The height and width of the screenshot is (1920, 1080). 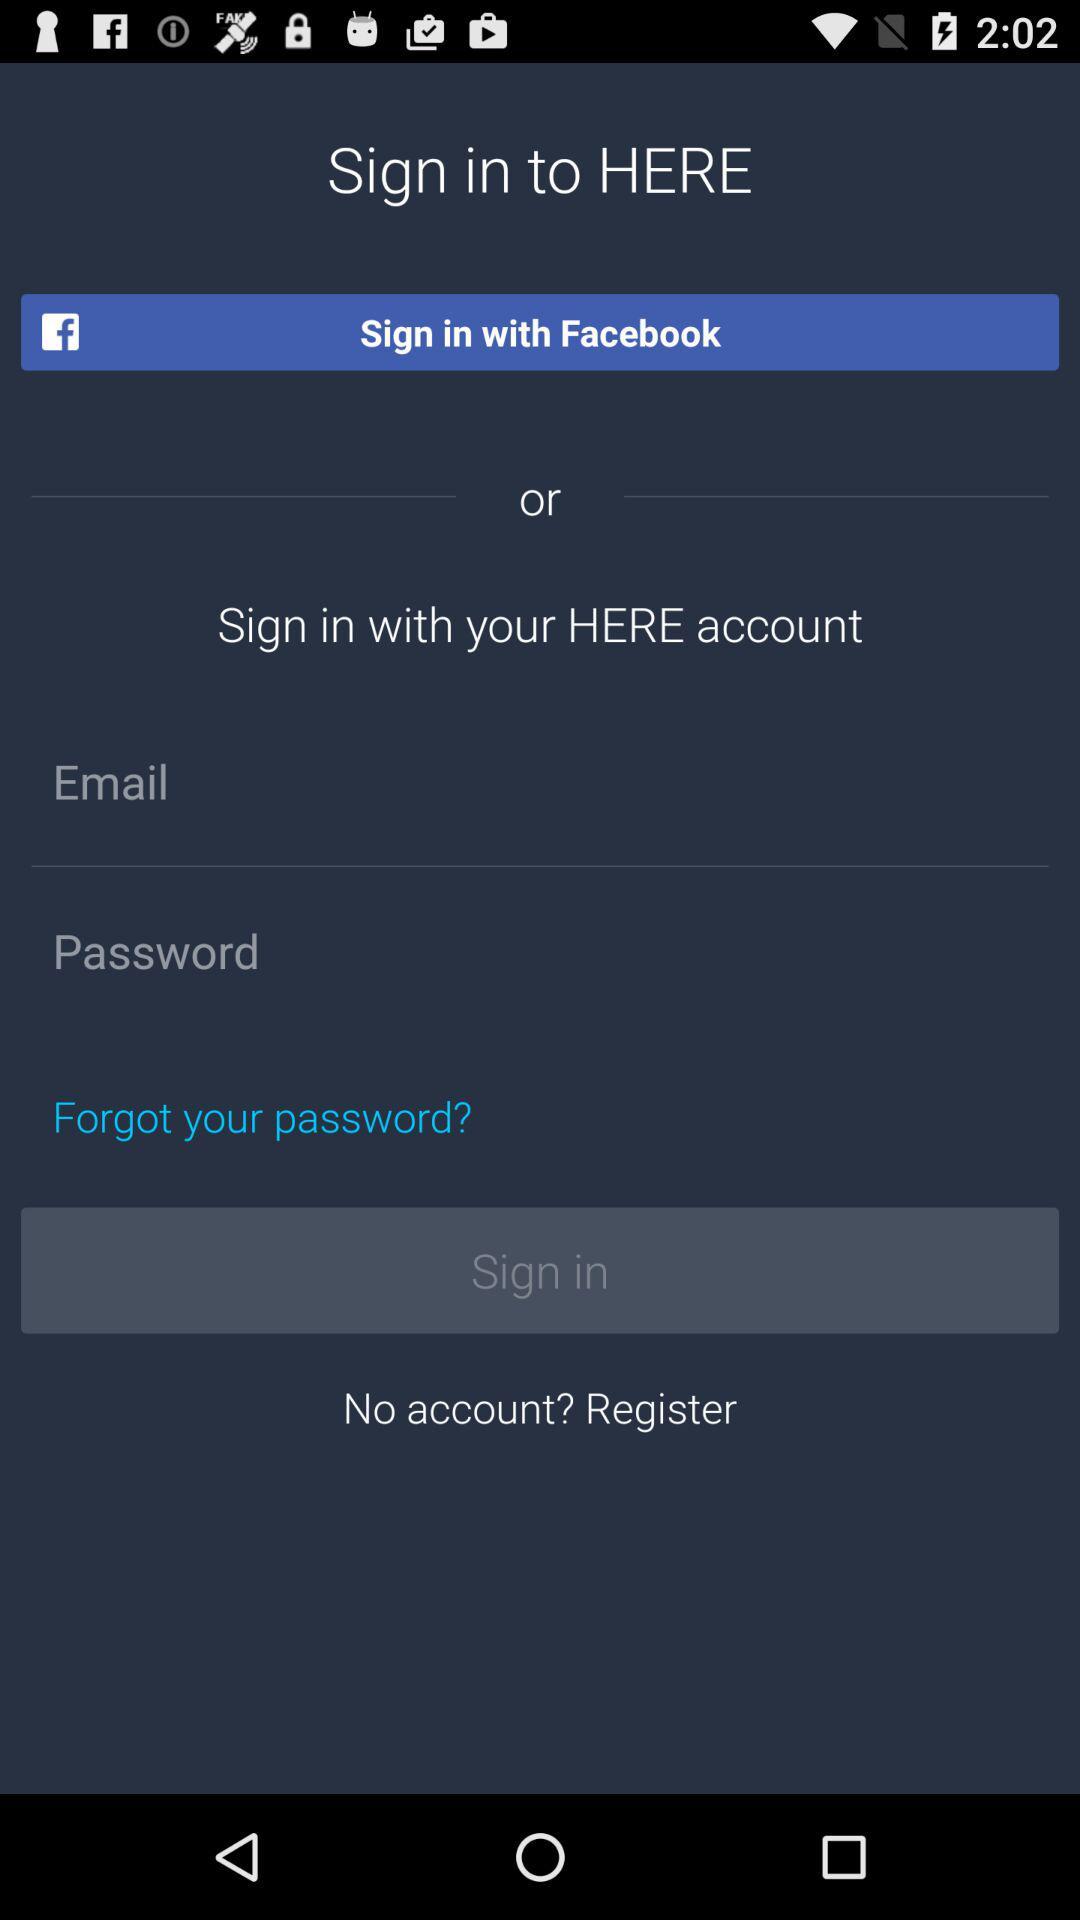 What do you see at coordinates (540, 780) in the screenshot?
I see `e-mail address` at bounding box center [540, 780].